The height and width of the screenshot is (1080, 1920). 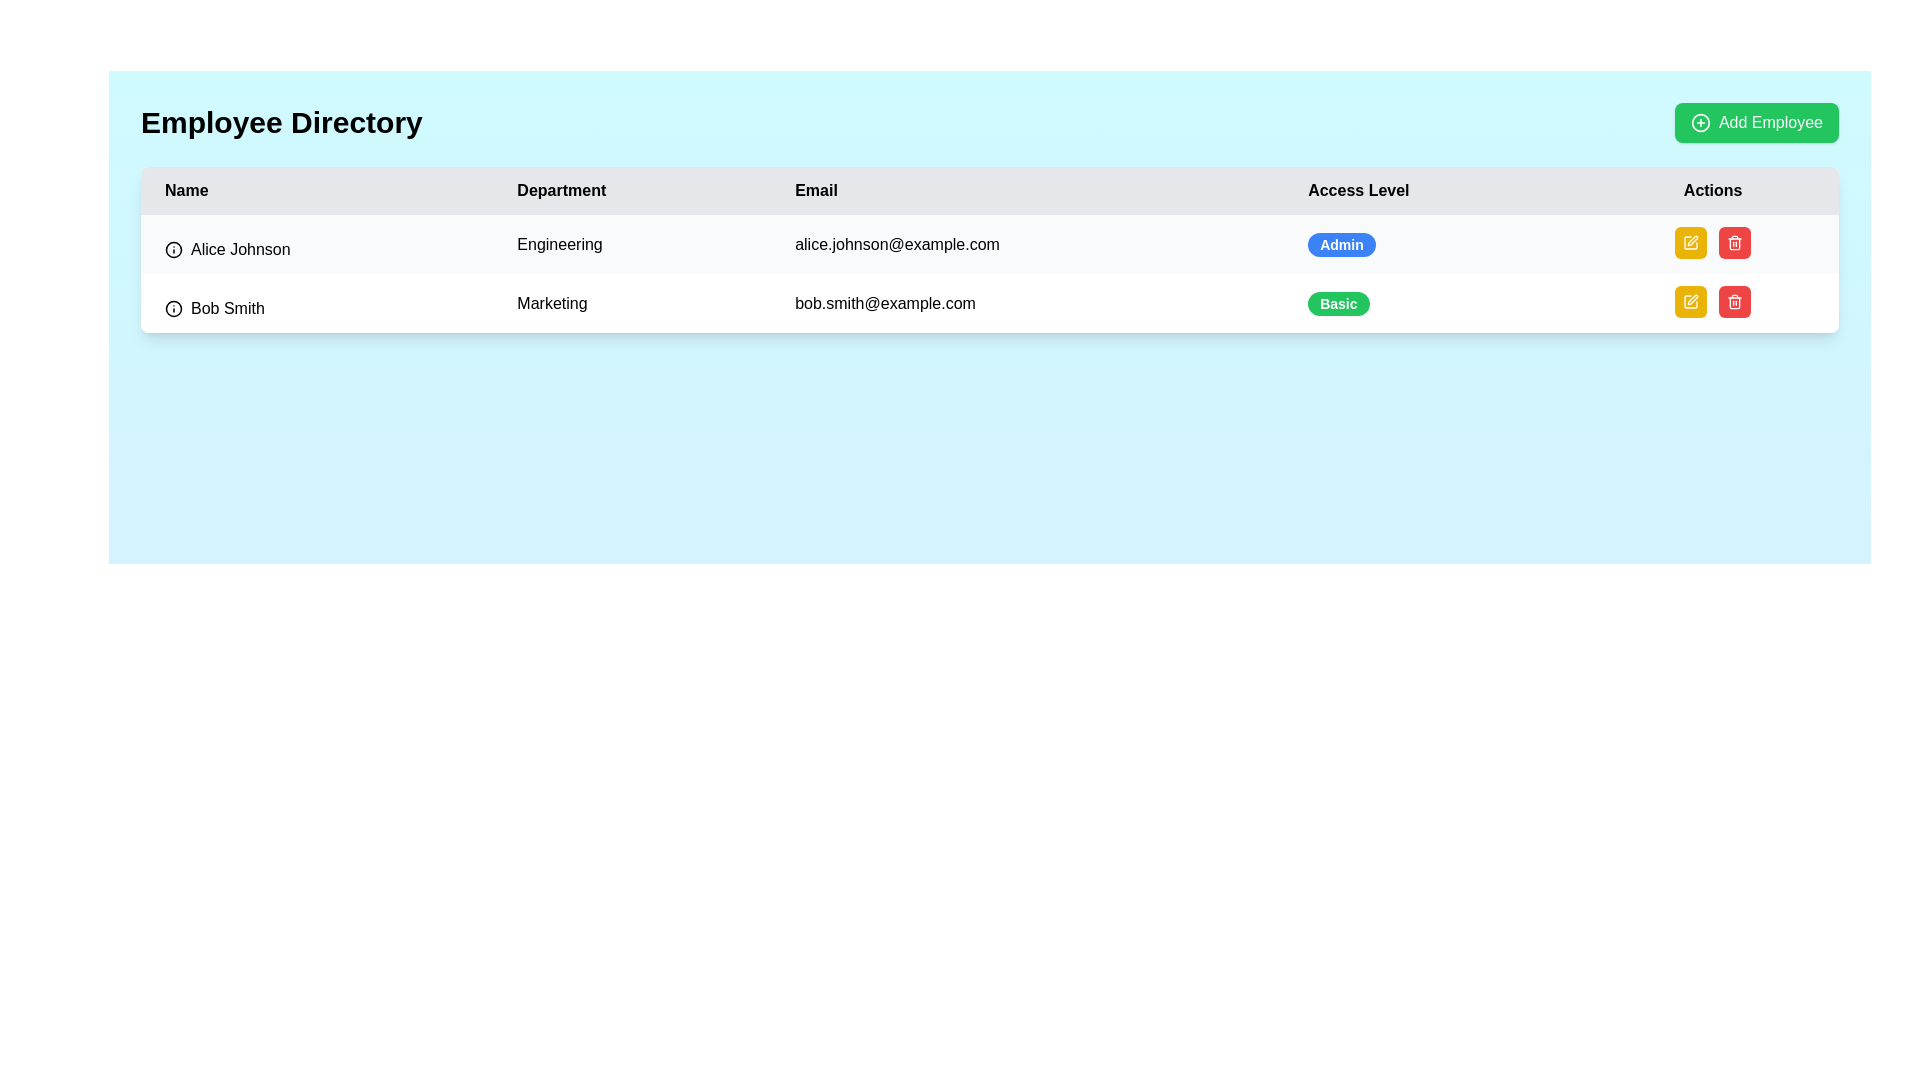 I want to click on the 'edit' icon graphic, which is a small square with a thin line stroke on a yellow background, located in the 'Actions' column for 'Bob Smith', so click(x=1690, y=301).